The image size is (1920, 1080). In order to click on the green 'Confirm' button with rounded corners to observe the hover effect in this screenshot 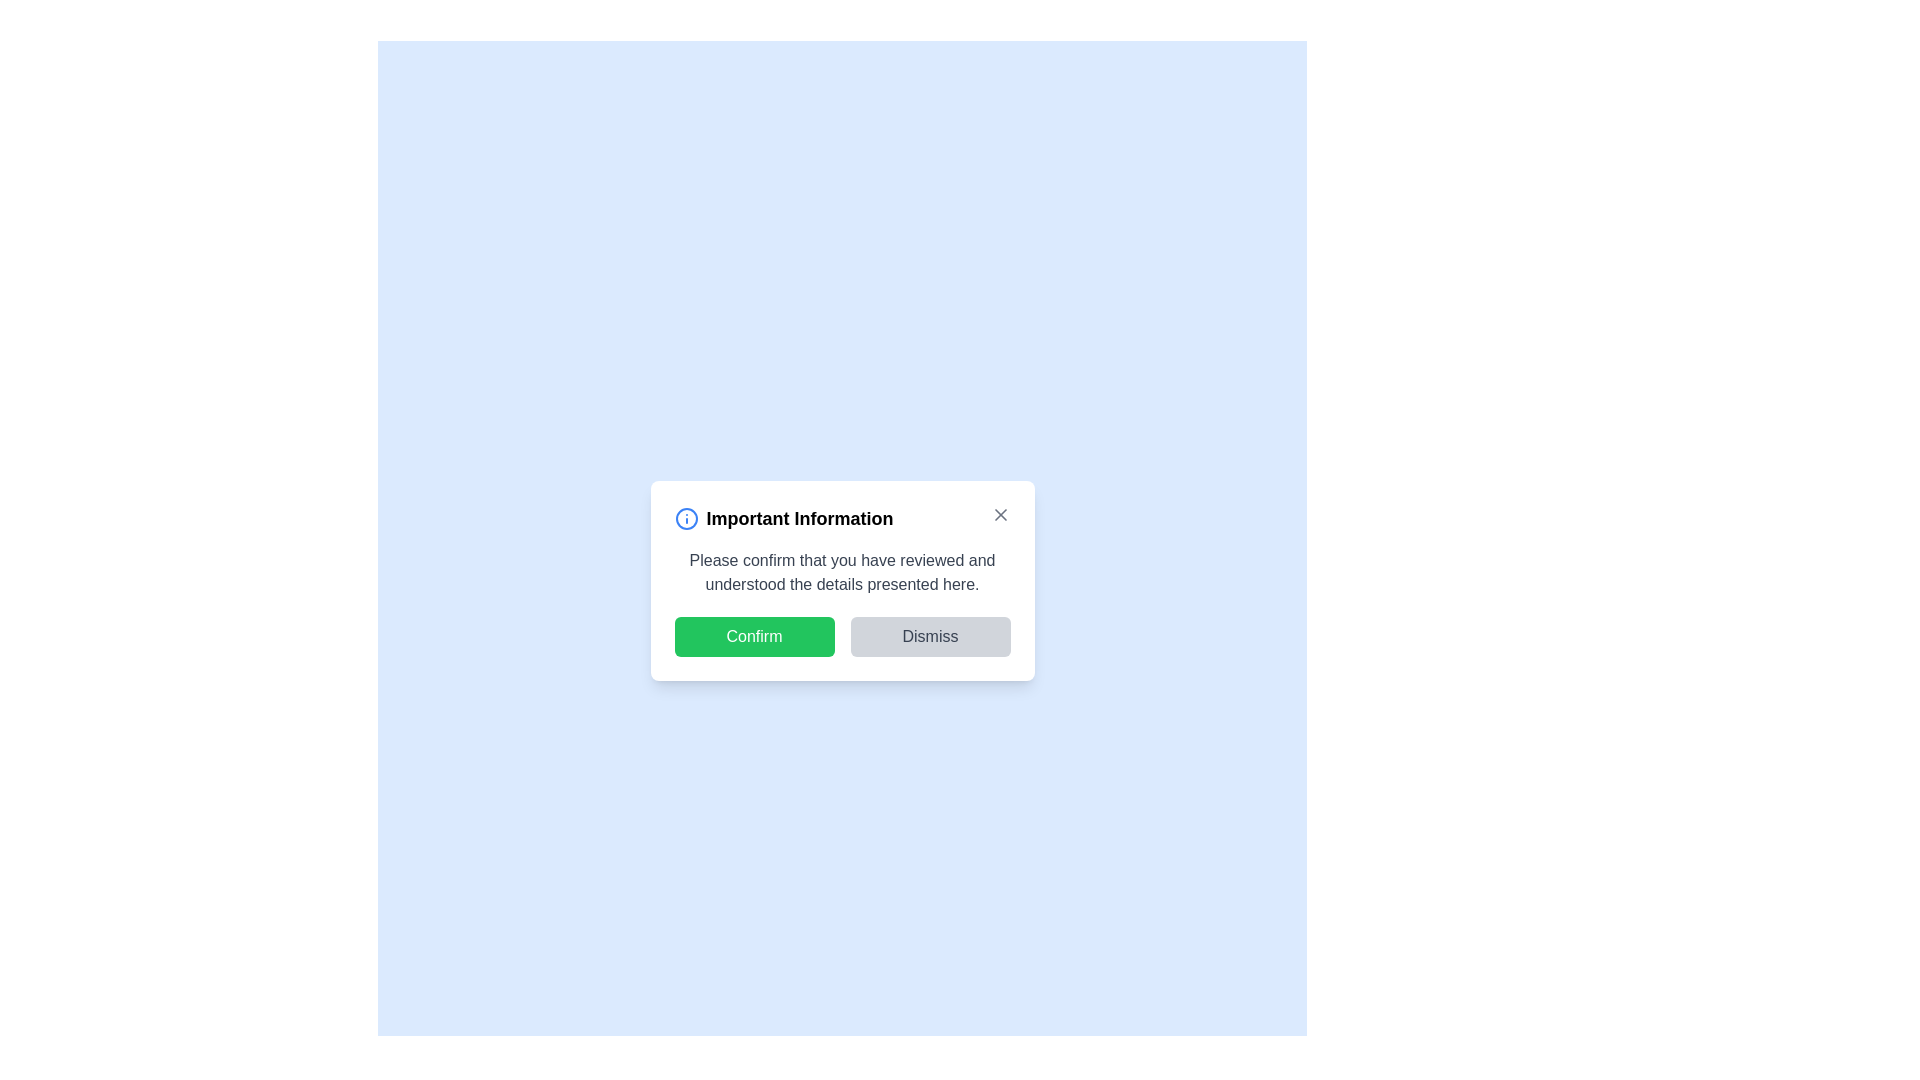, I will do `click(753, 636)`.